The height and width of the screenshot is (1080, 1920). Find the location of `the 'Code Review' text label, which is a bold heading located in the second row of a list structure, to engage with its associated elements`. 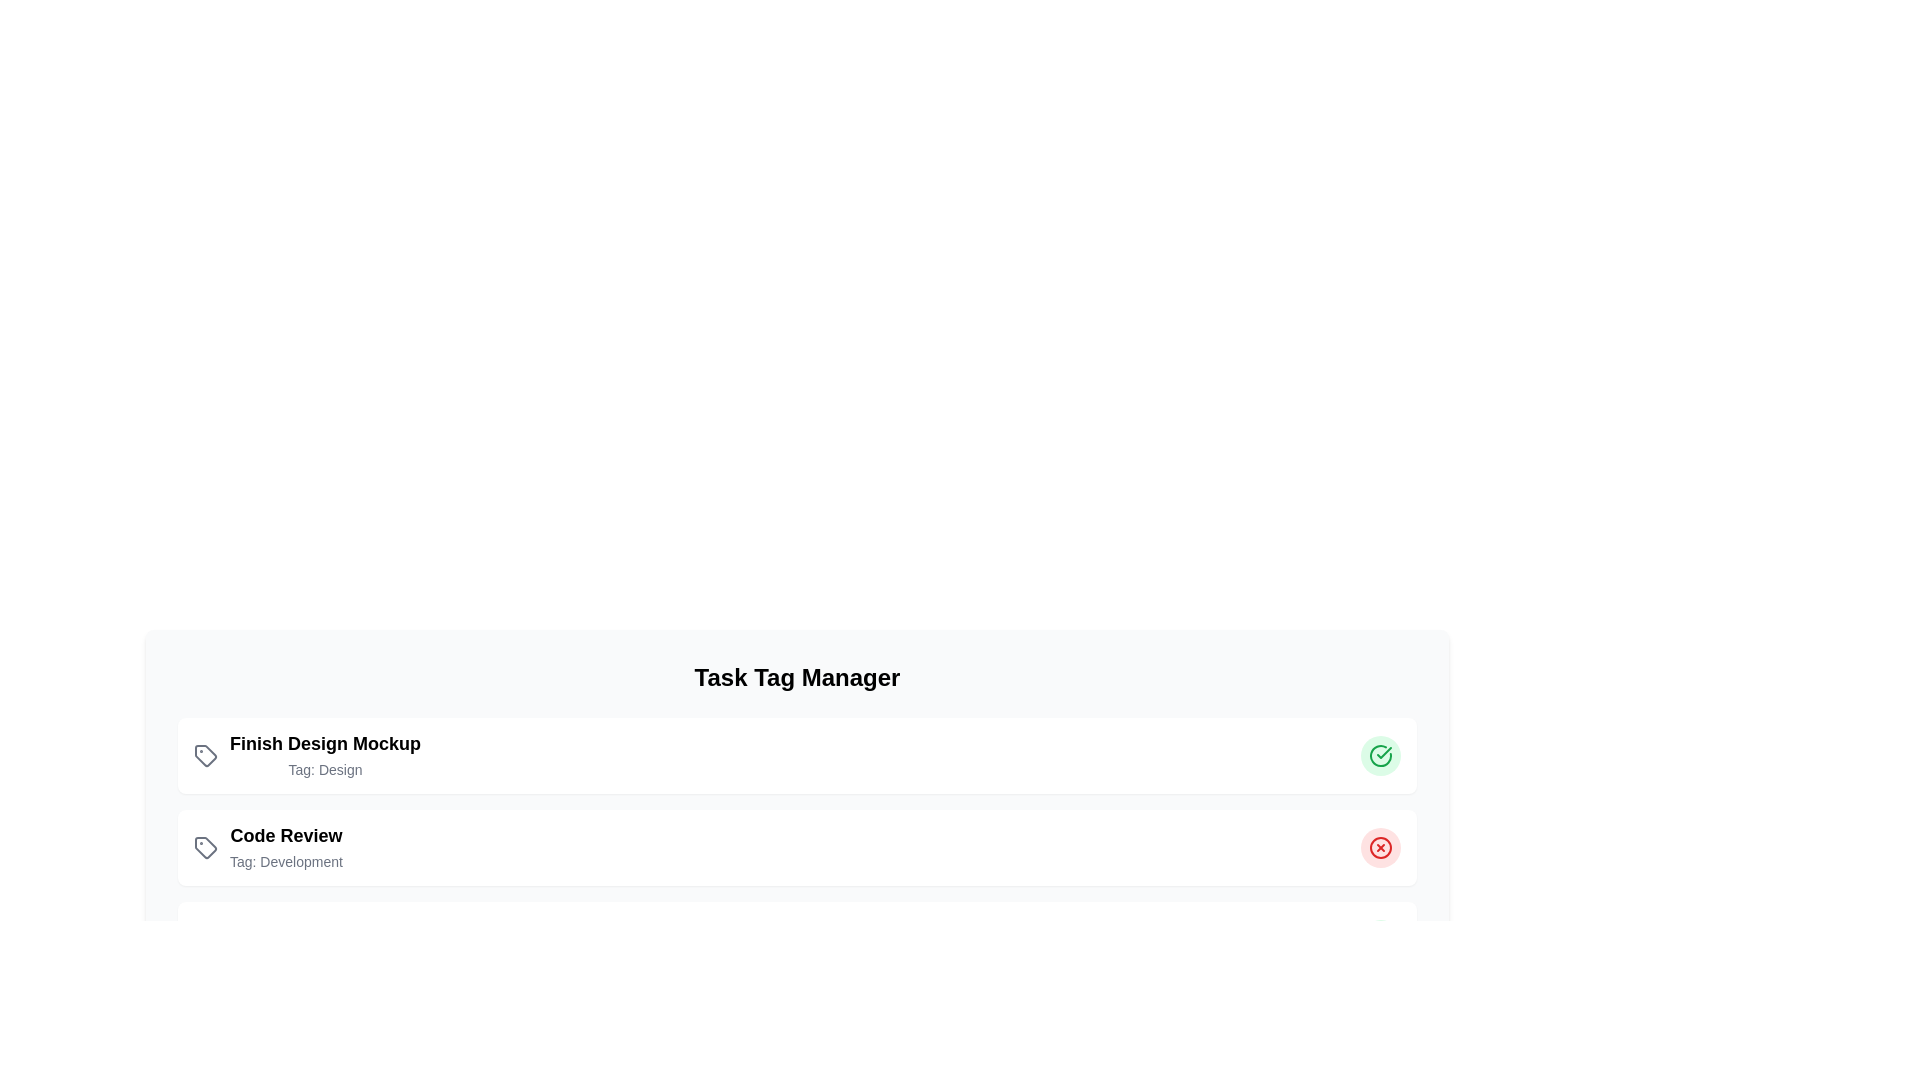

the 'Code Review' text label, which is a bold heading located in the second row of a list structure, to engage with its associated elements is located at coordinates (285, 836).